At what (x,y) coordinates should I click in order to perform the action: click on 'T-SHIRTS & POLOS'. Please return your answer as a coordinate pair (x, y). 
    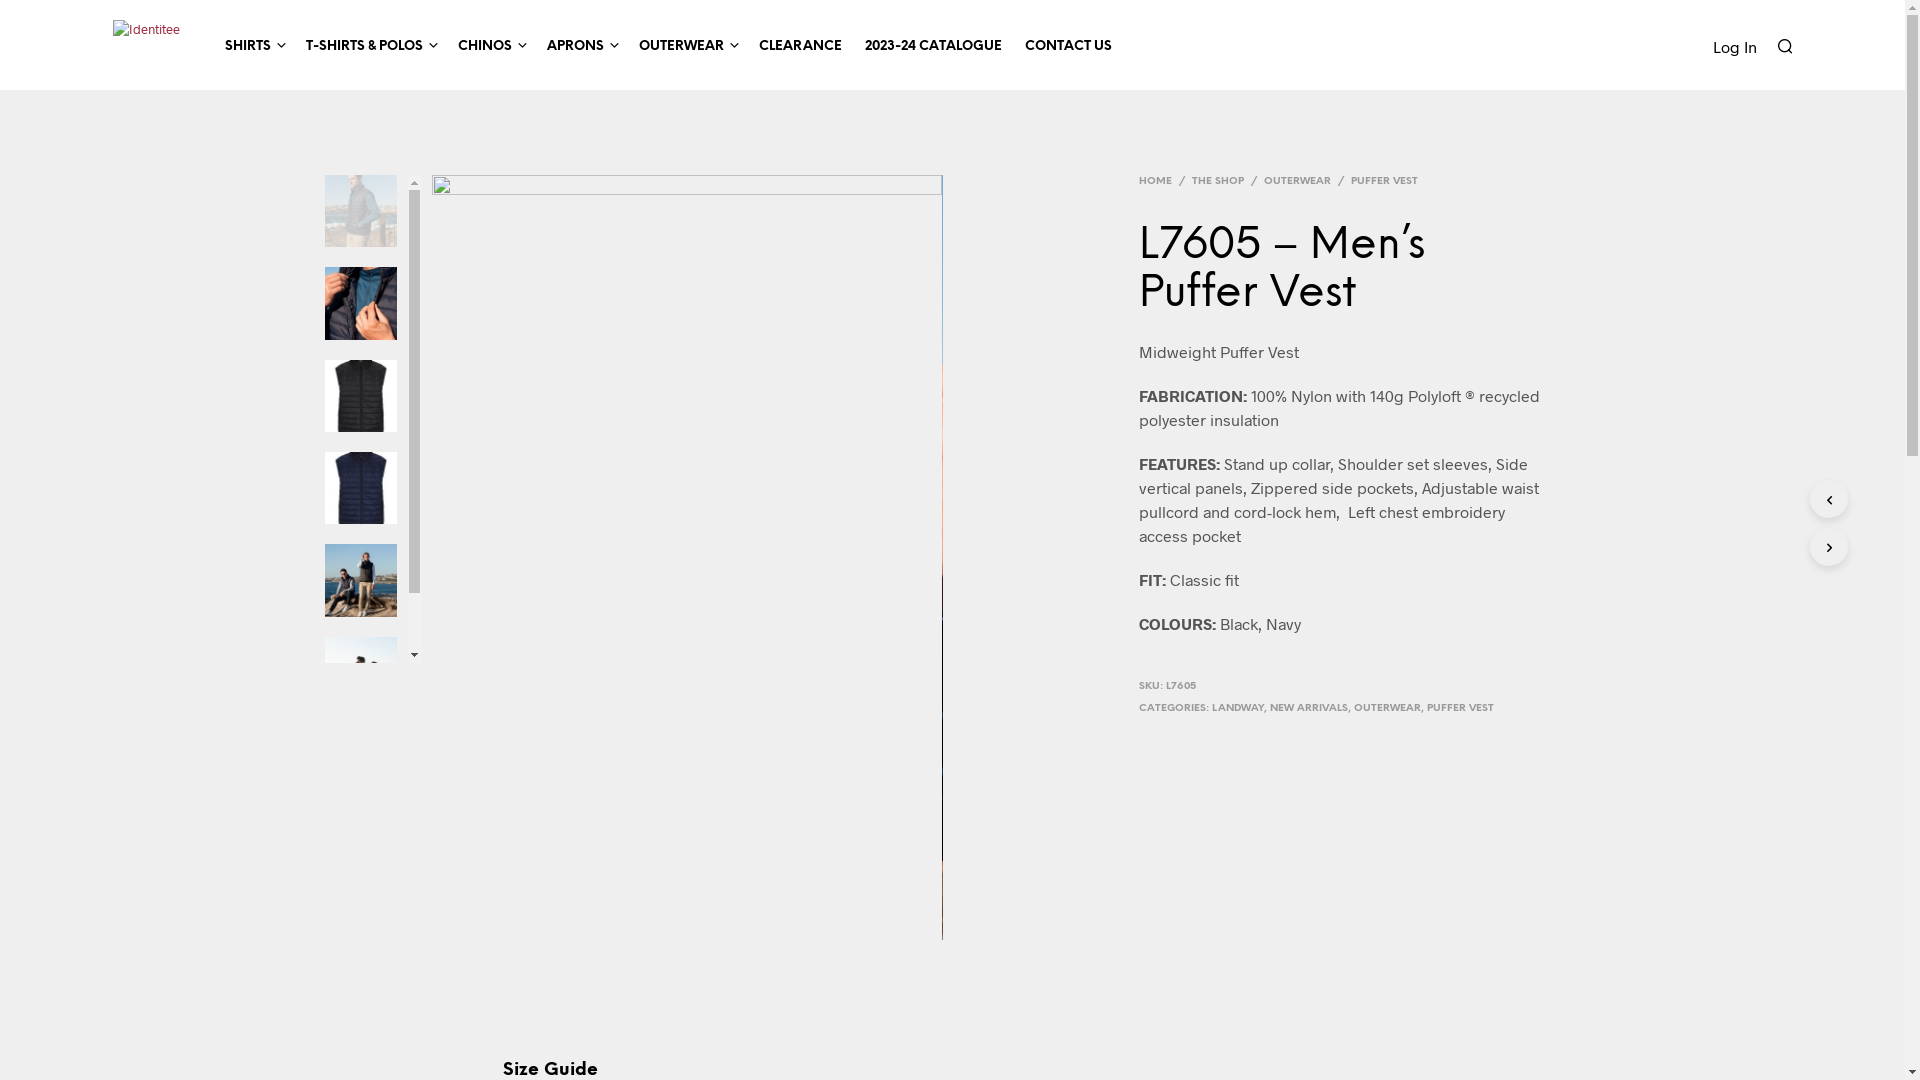
    Looking at the image, I should click on (295, 45).